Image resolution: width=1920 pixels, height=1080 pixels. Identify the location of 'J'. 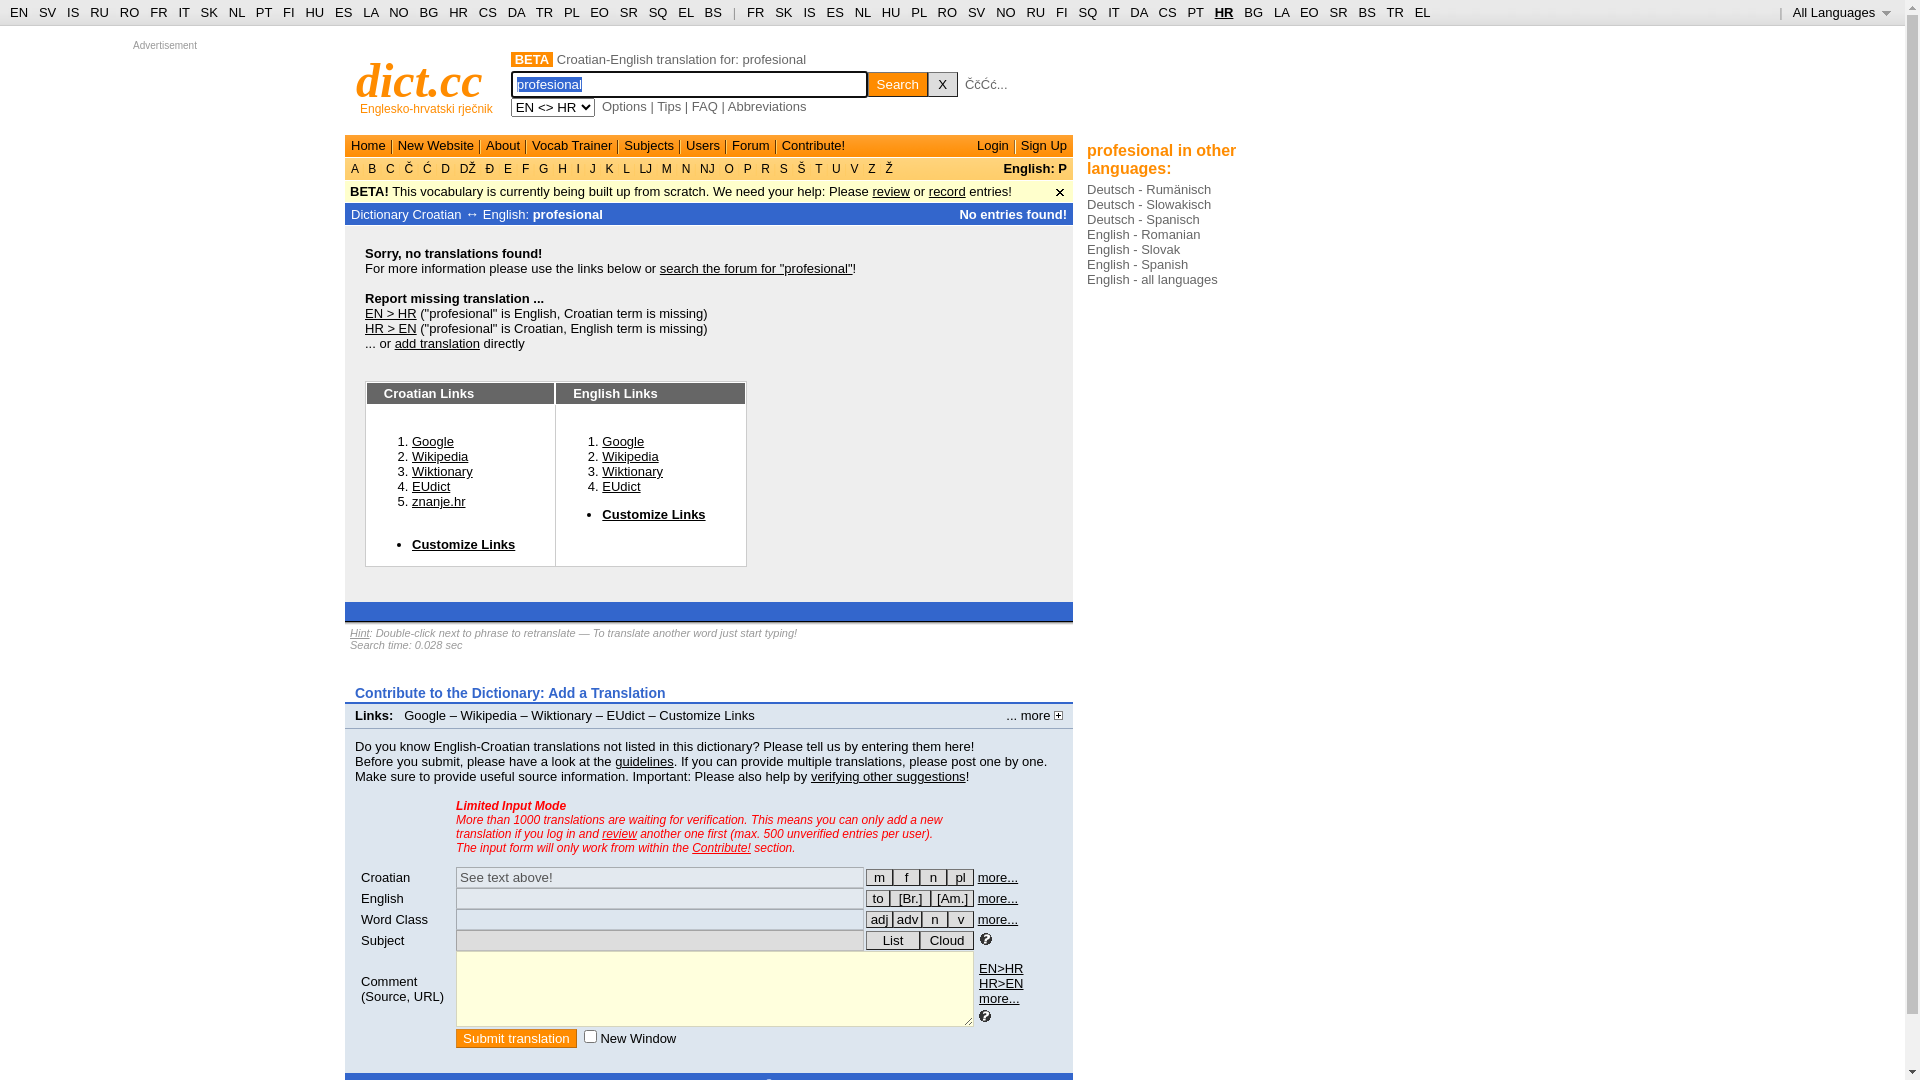
(591, 168).